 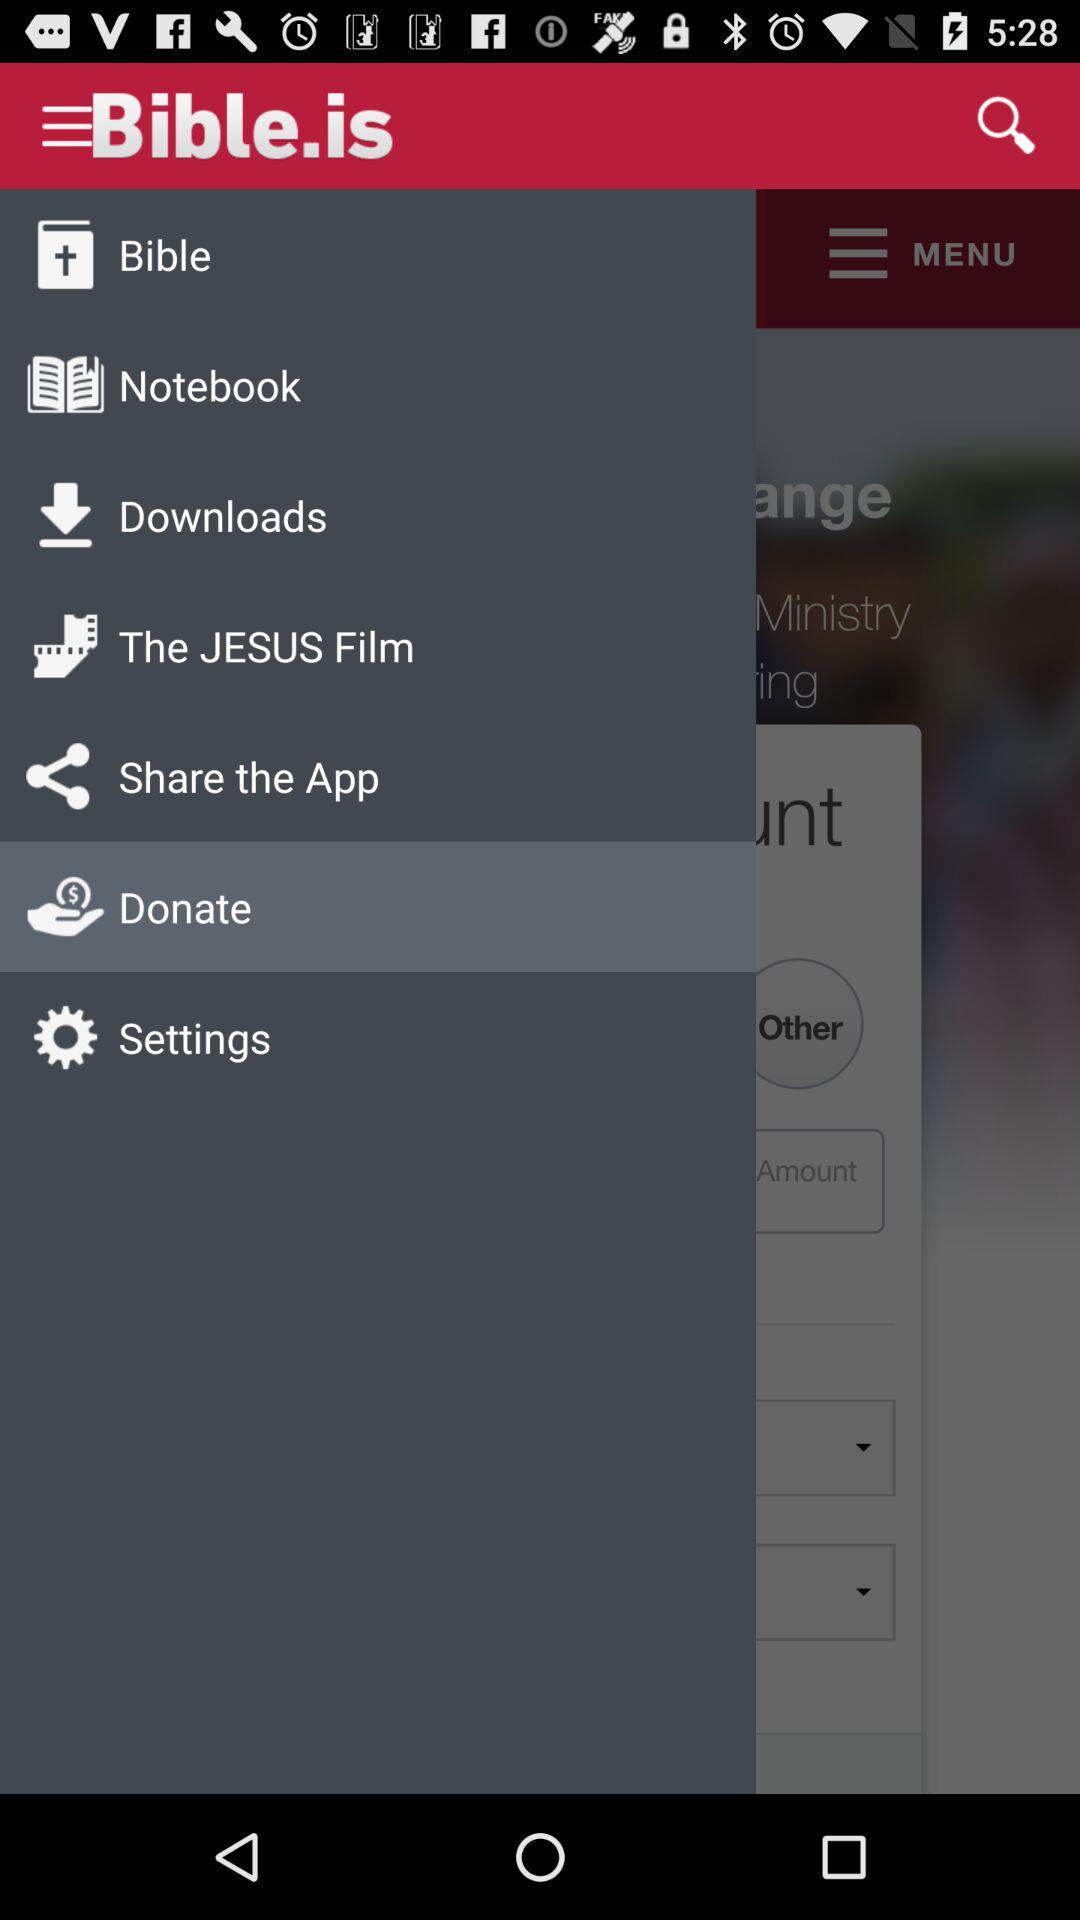 What do you see at coordinates (223, 515) in the screenshot?
I see `the downloads app` at bounding box center [223, 515].